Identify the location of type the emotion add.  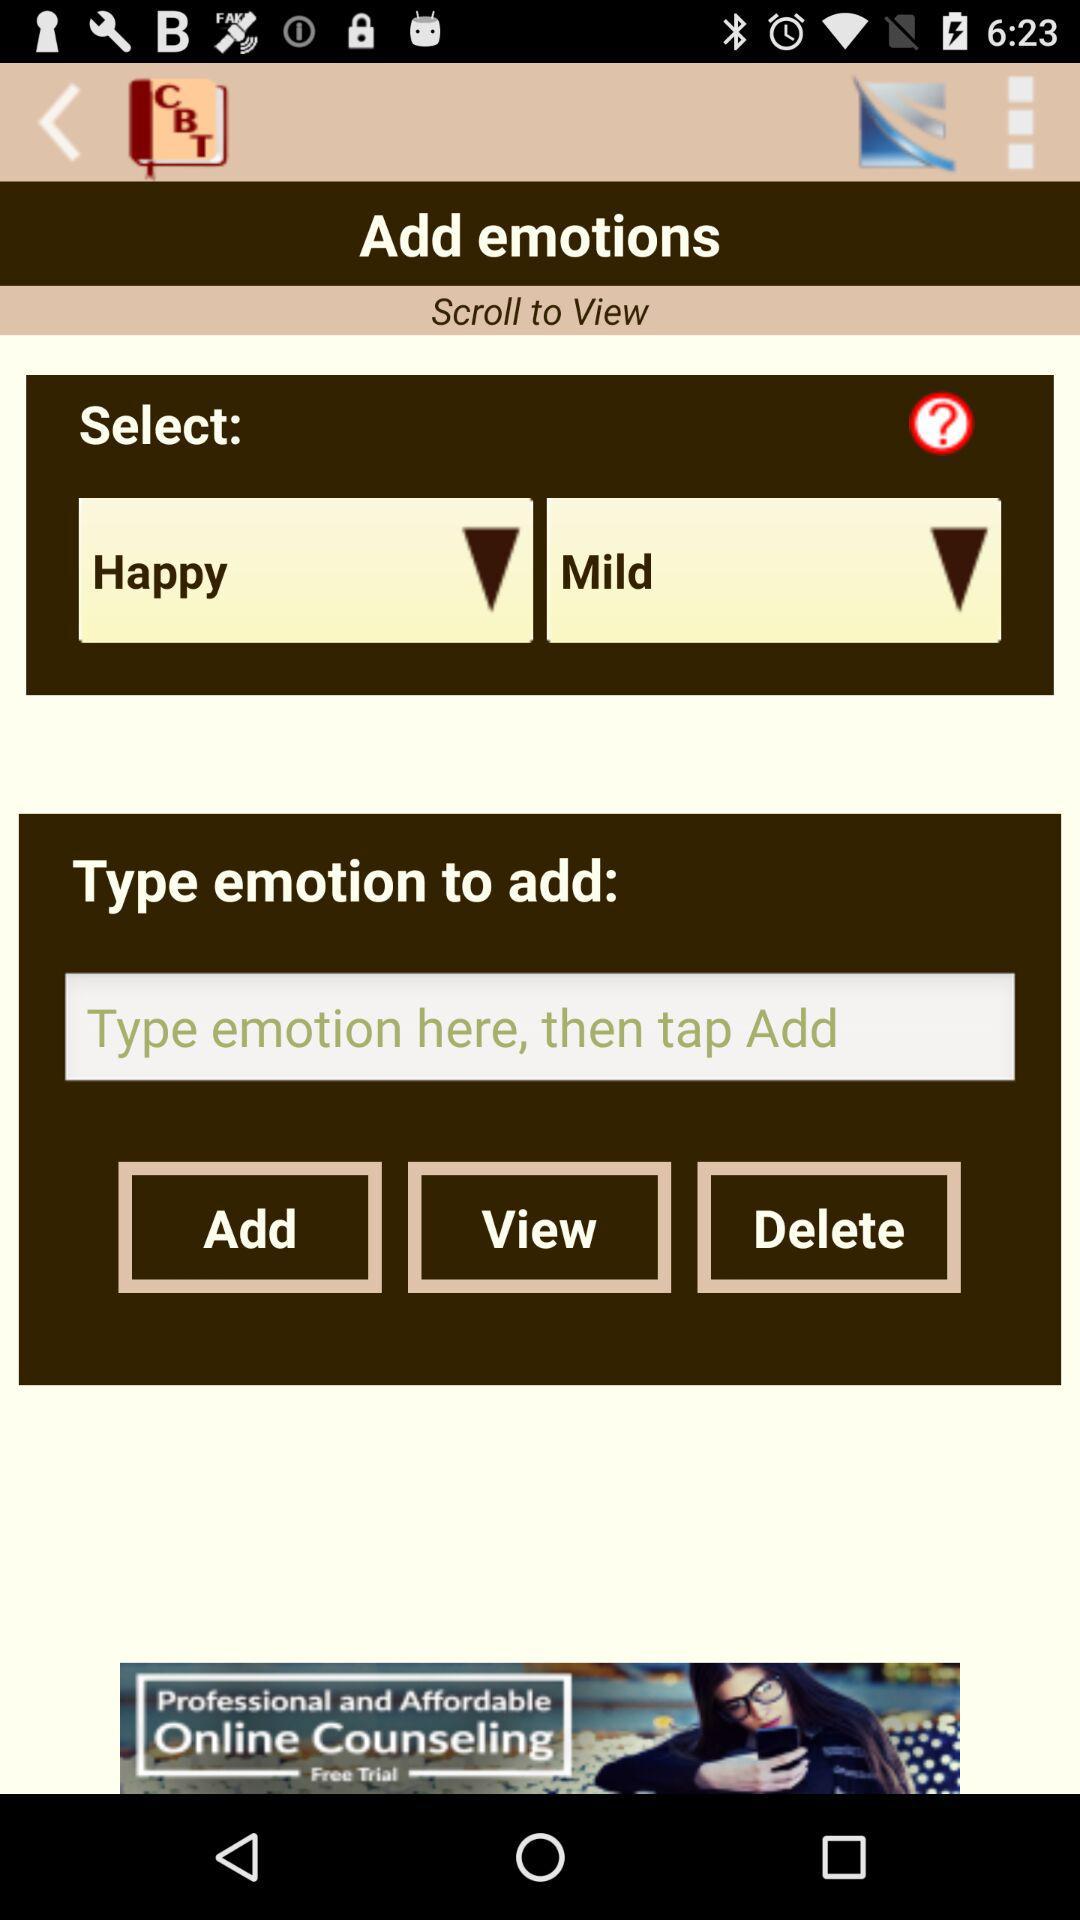
(540, 1032).